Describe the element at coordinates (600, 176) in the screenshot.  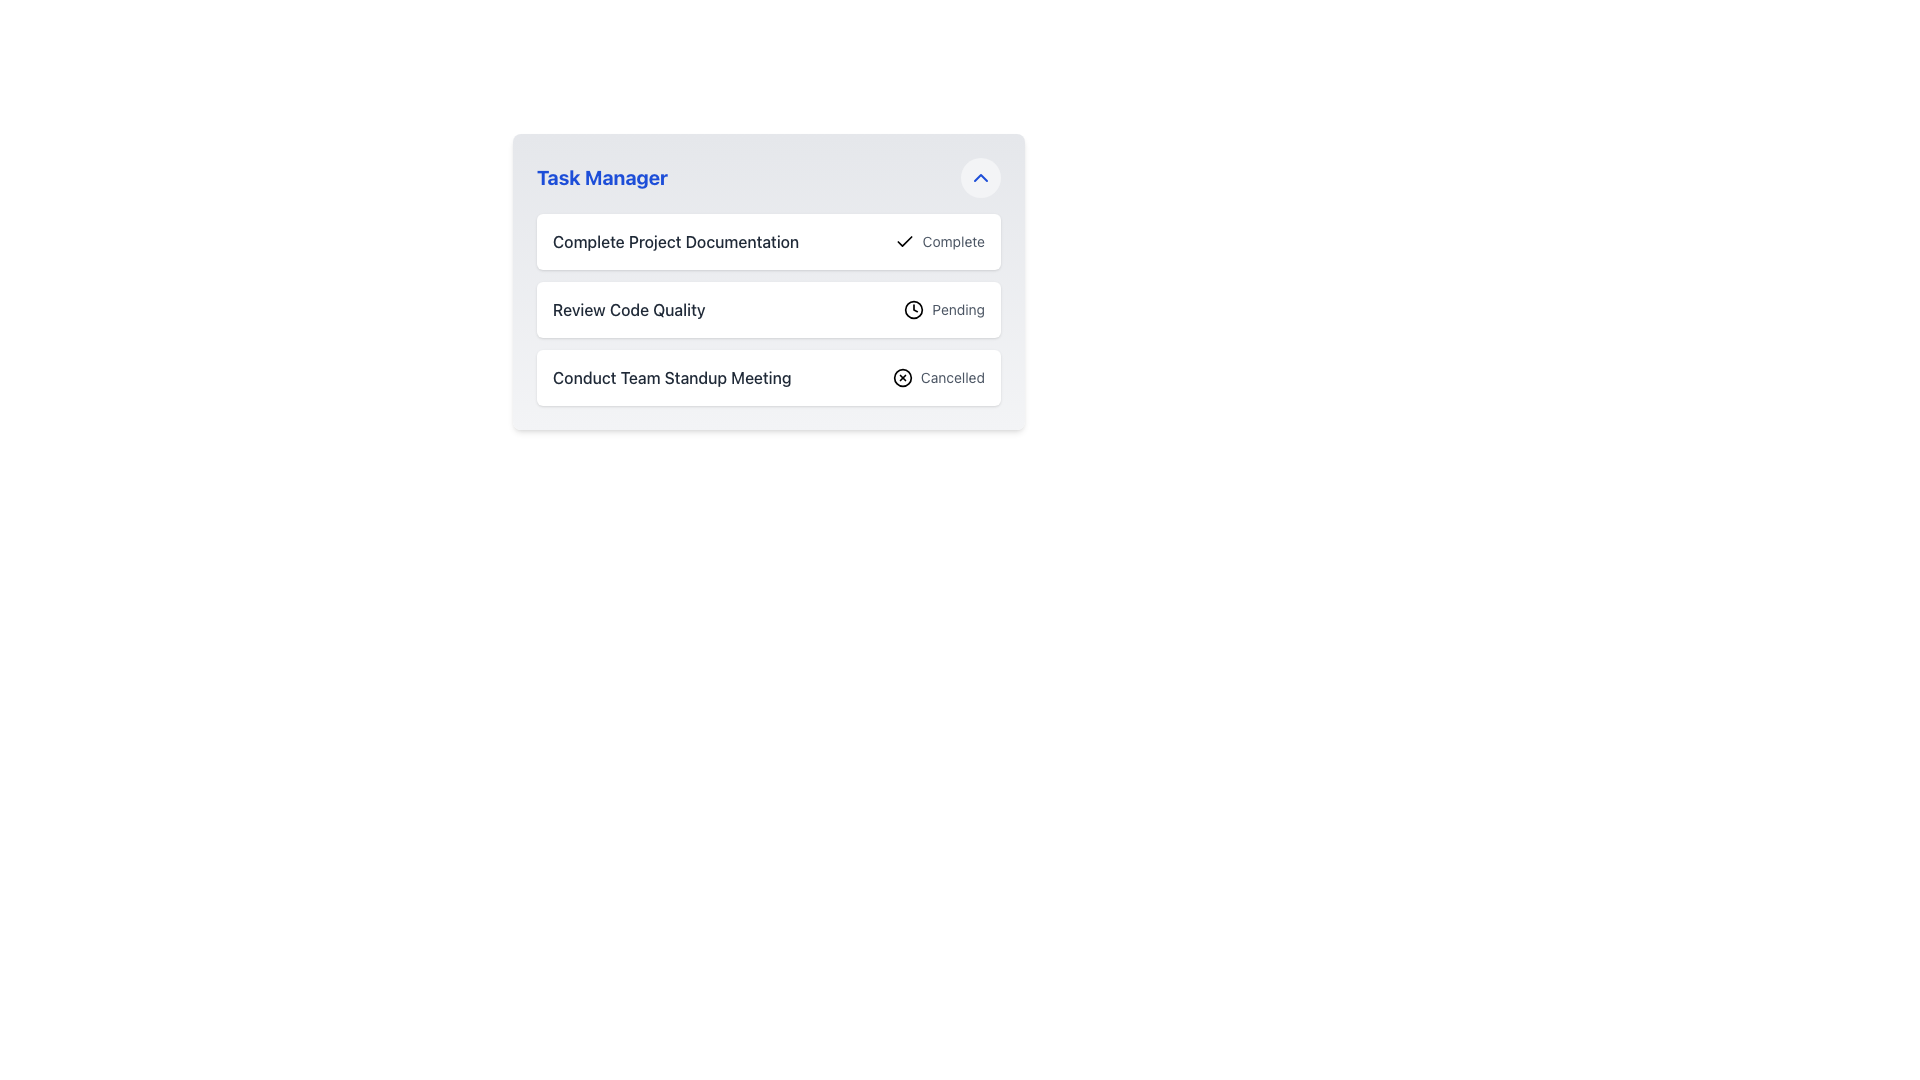
I see `the text label at the top-left corner of the task management interface, indicating the purpose of the associated content` at that location.